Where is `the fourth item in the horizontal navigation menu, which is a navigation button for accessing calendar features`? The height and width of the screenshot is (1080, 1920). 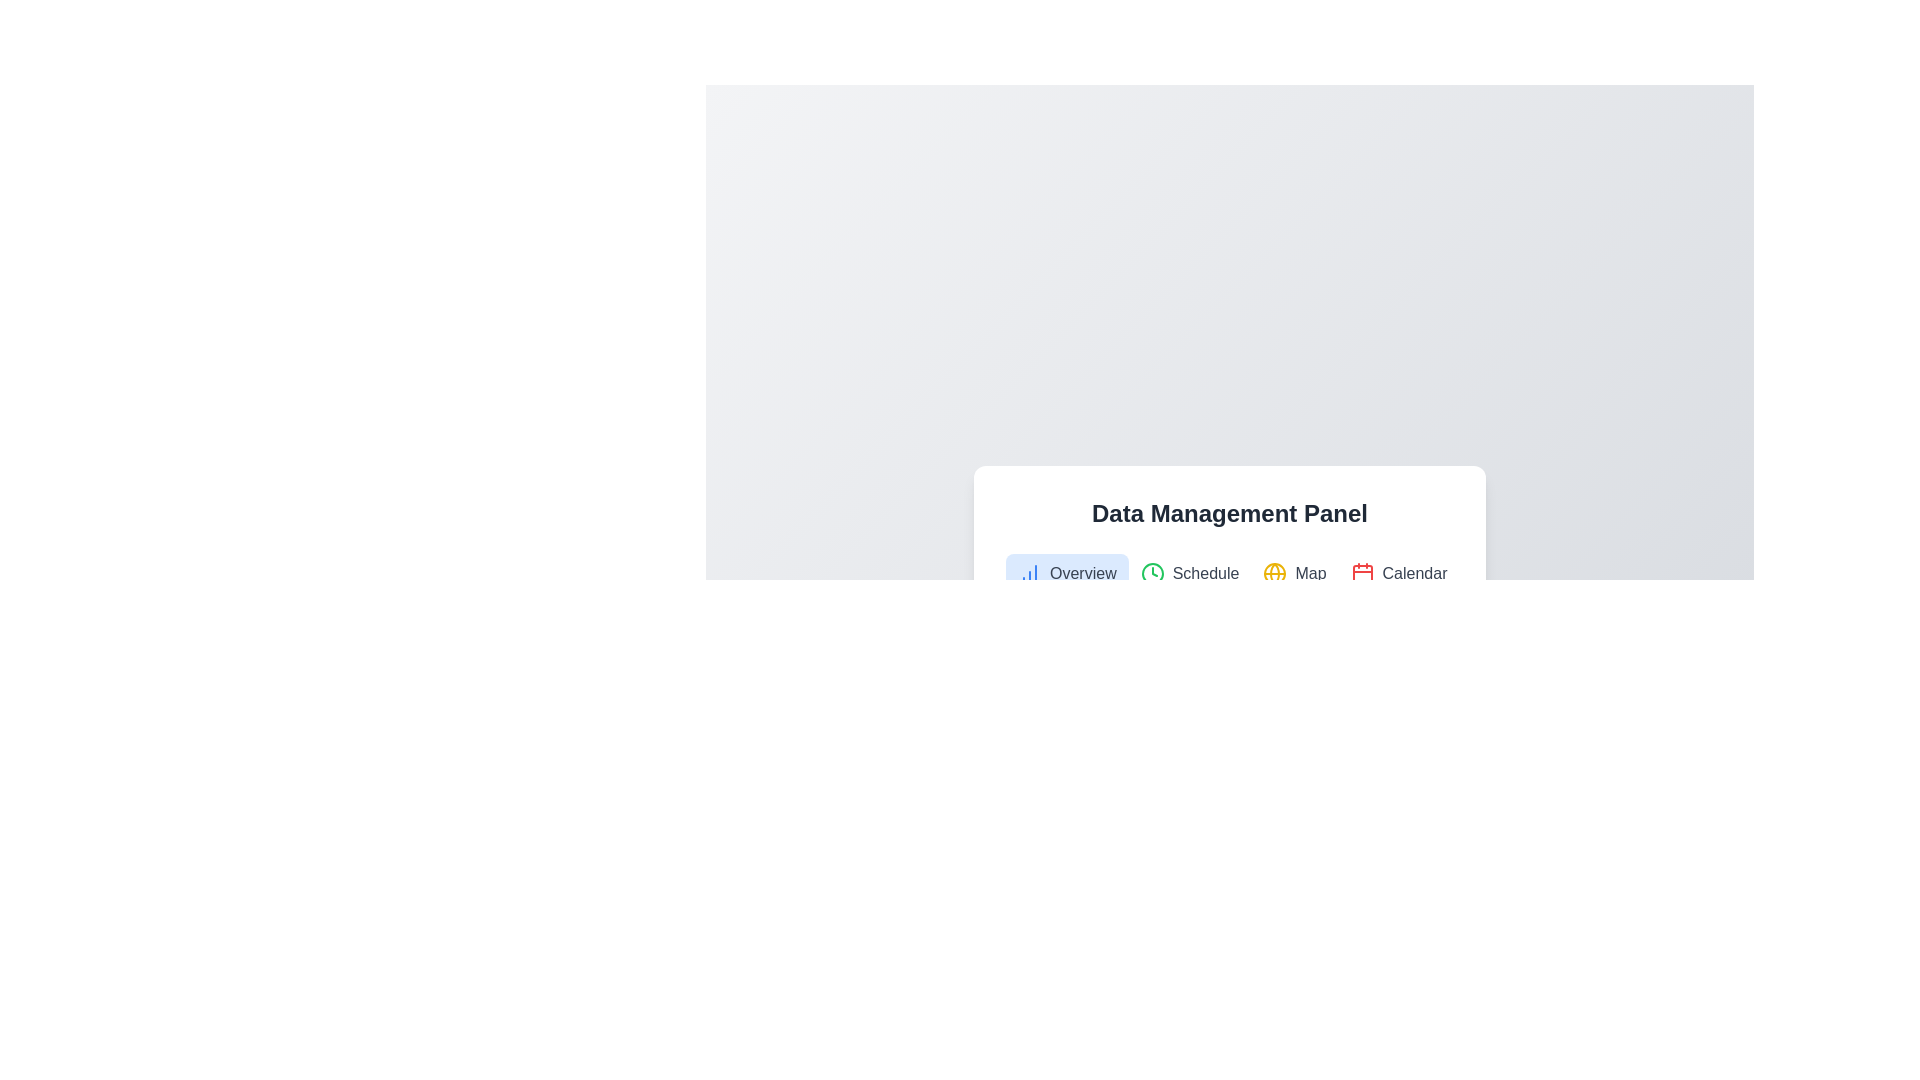 the fourth item in the horizontal navigation menu, which is a navigation button for accessing calendar features is located at coordinates (1397, 574).